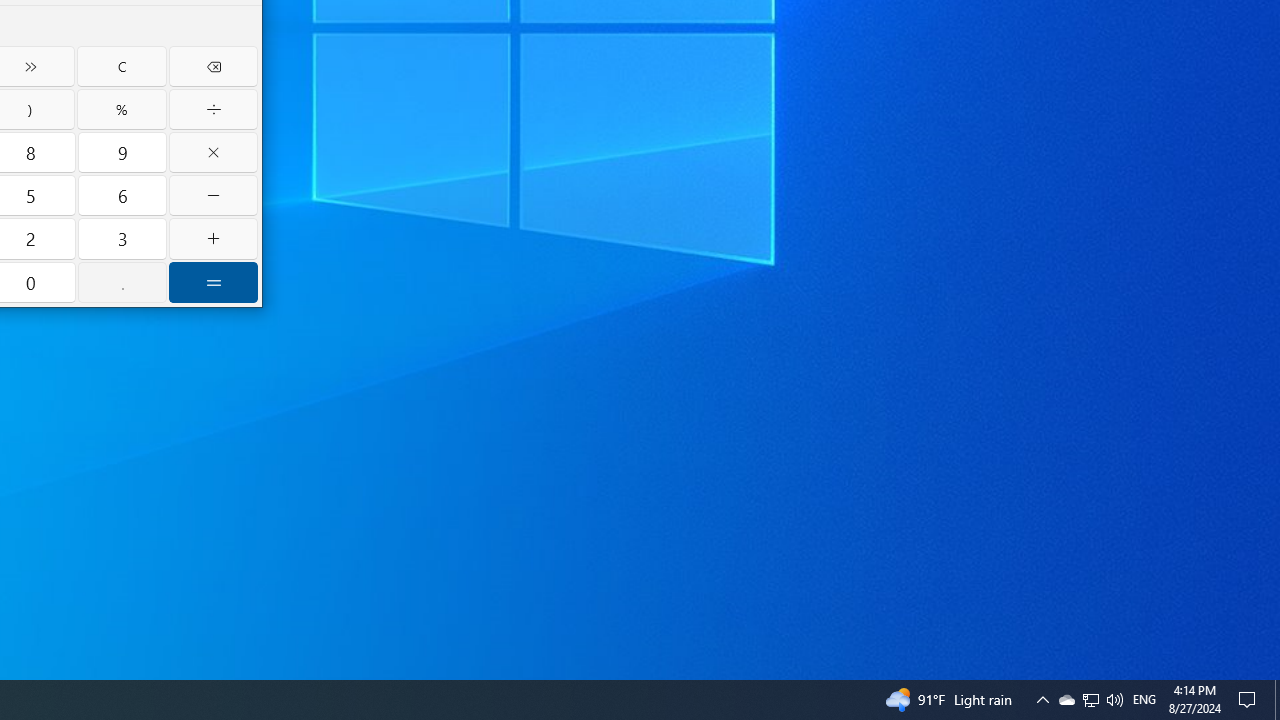 The width and height of the screenshot is (1280, 720). Describe the element at coordinates (120, 65) in the screenshot. I see `'Clear'` at that location.